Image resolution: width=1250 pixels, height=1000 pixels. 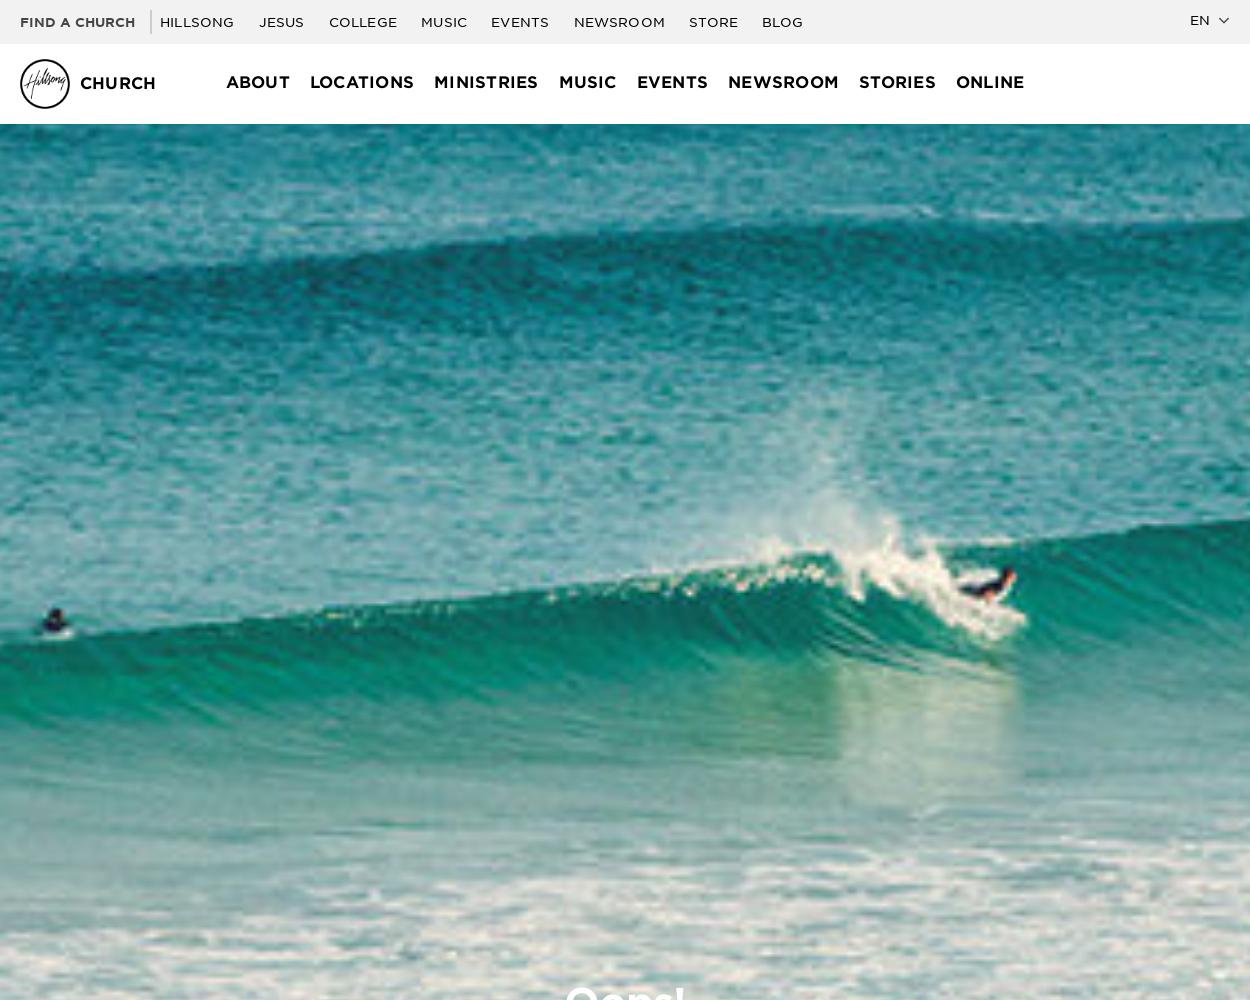 What do you see at coordinates (714, 22) in the screenshot?
I see `'Store'` at bounding box center [714, 22].